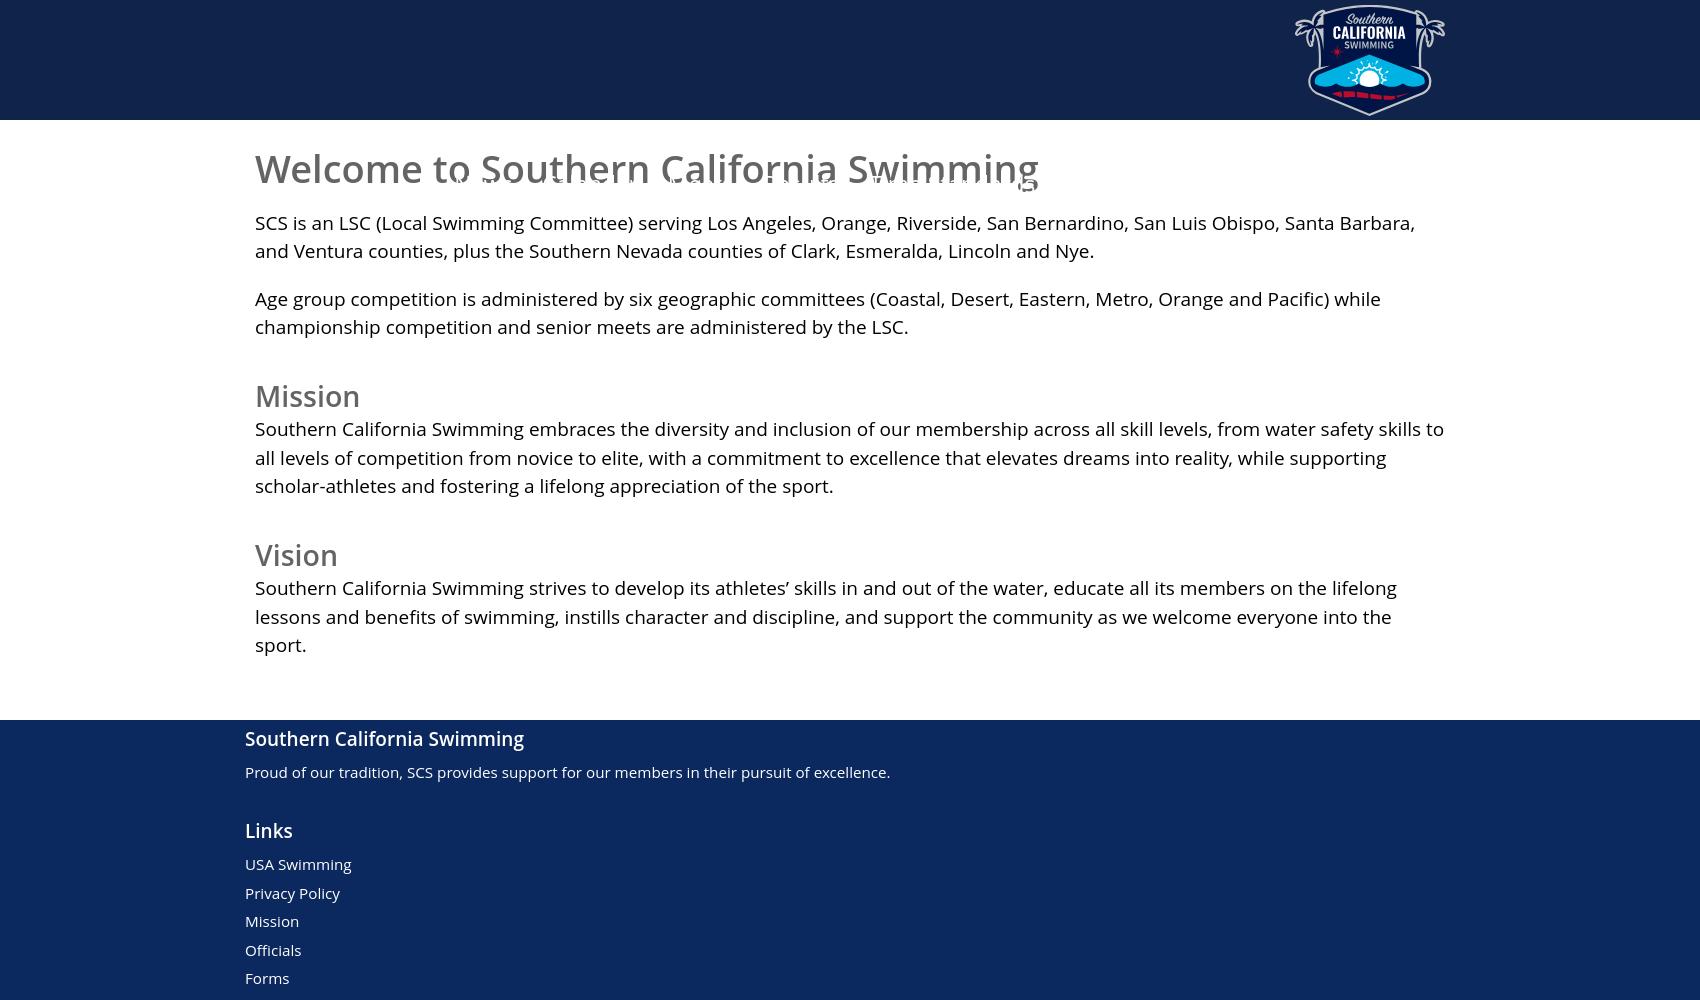 The width and height of the screenshot is (1700, 1000). What do you see at coordinates (383, 737) in the screenshot?
I see `'Southern California Swimming'` at bounding box center [383, 737].